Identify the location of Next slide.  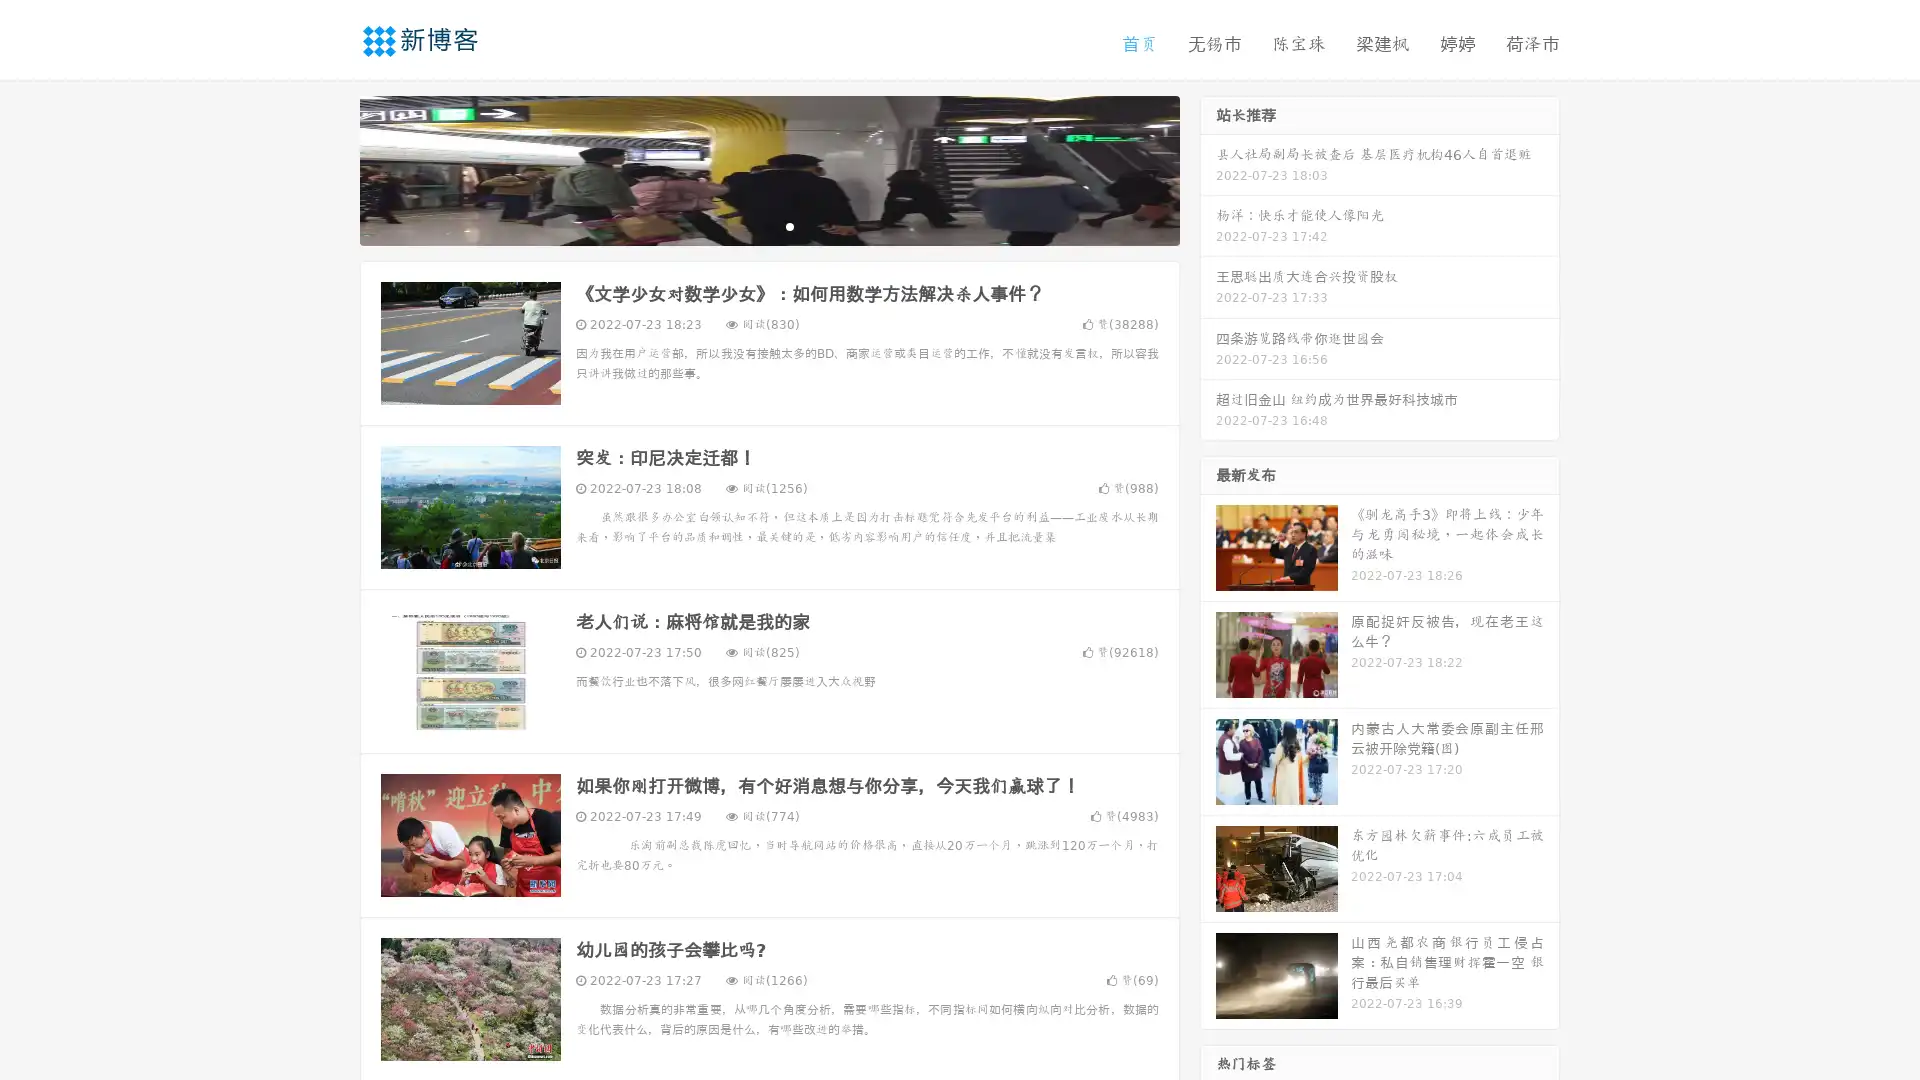
(1208, 168).